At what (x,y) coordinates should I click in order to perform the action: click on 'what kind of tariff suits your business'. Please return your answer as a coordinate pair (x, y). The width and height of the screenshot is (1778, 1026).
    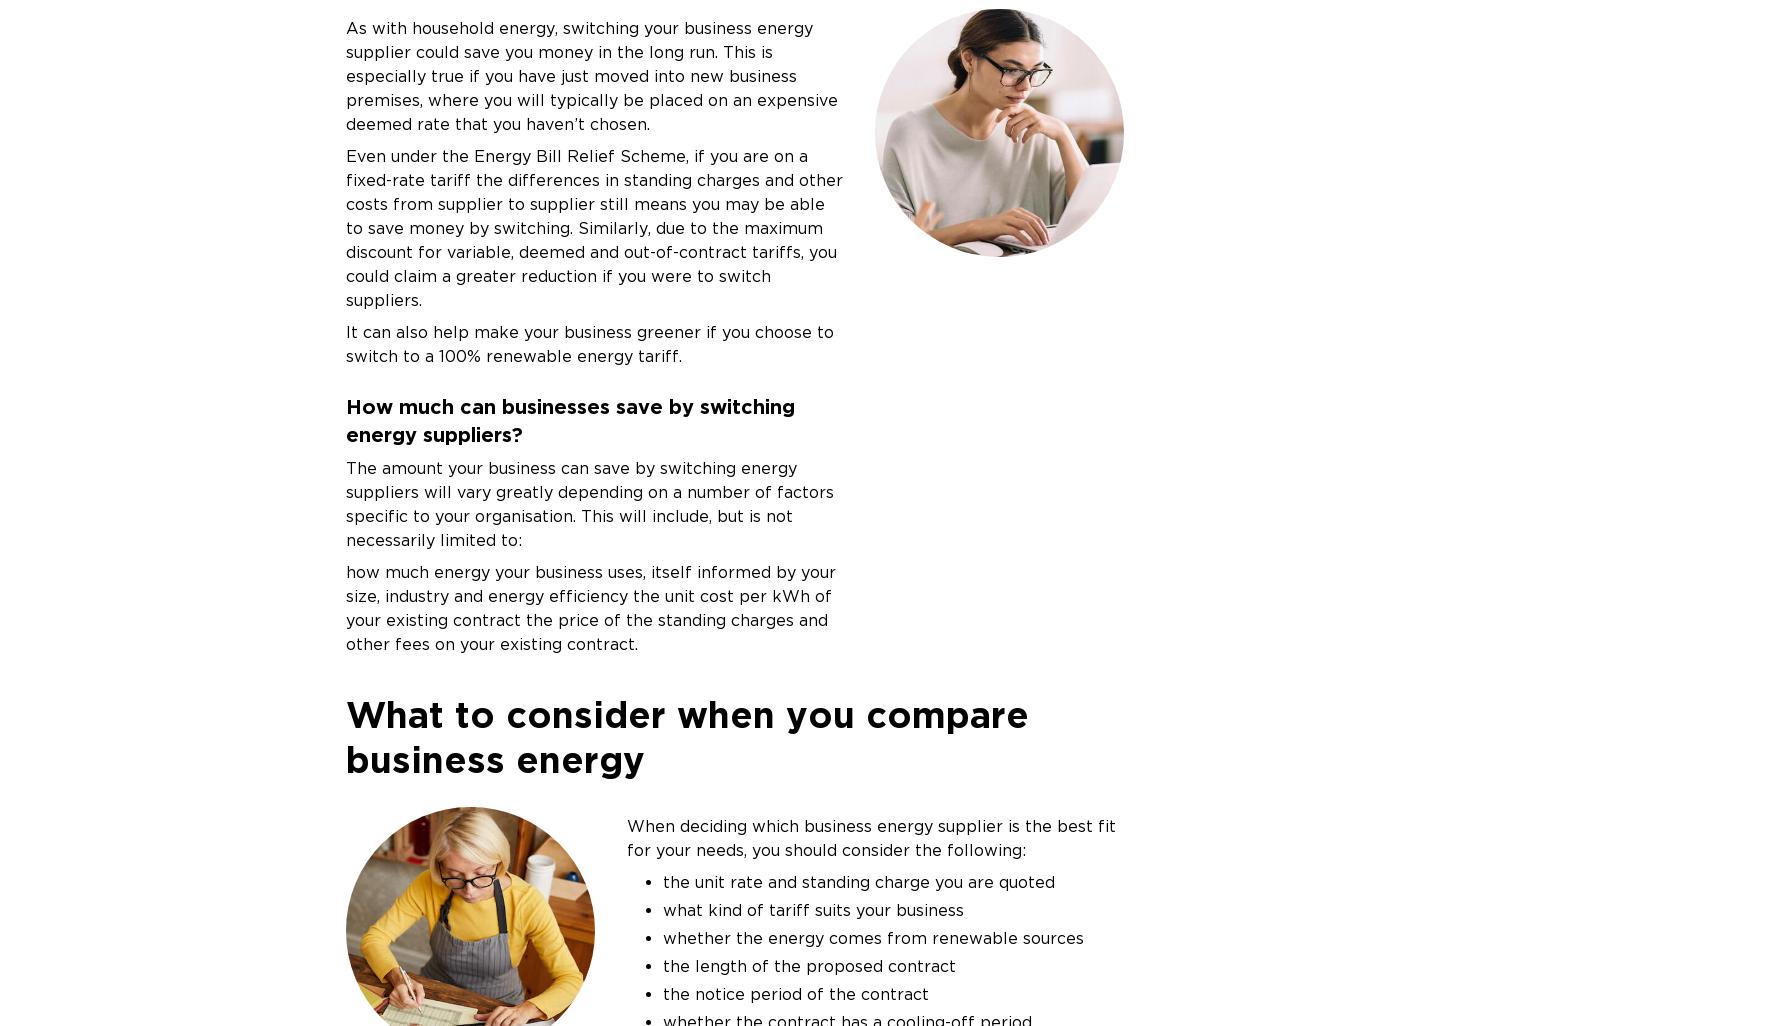
    Looking at the image, I should click on (661, 908).